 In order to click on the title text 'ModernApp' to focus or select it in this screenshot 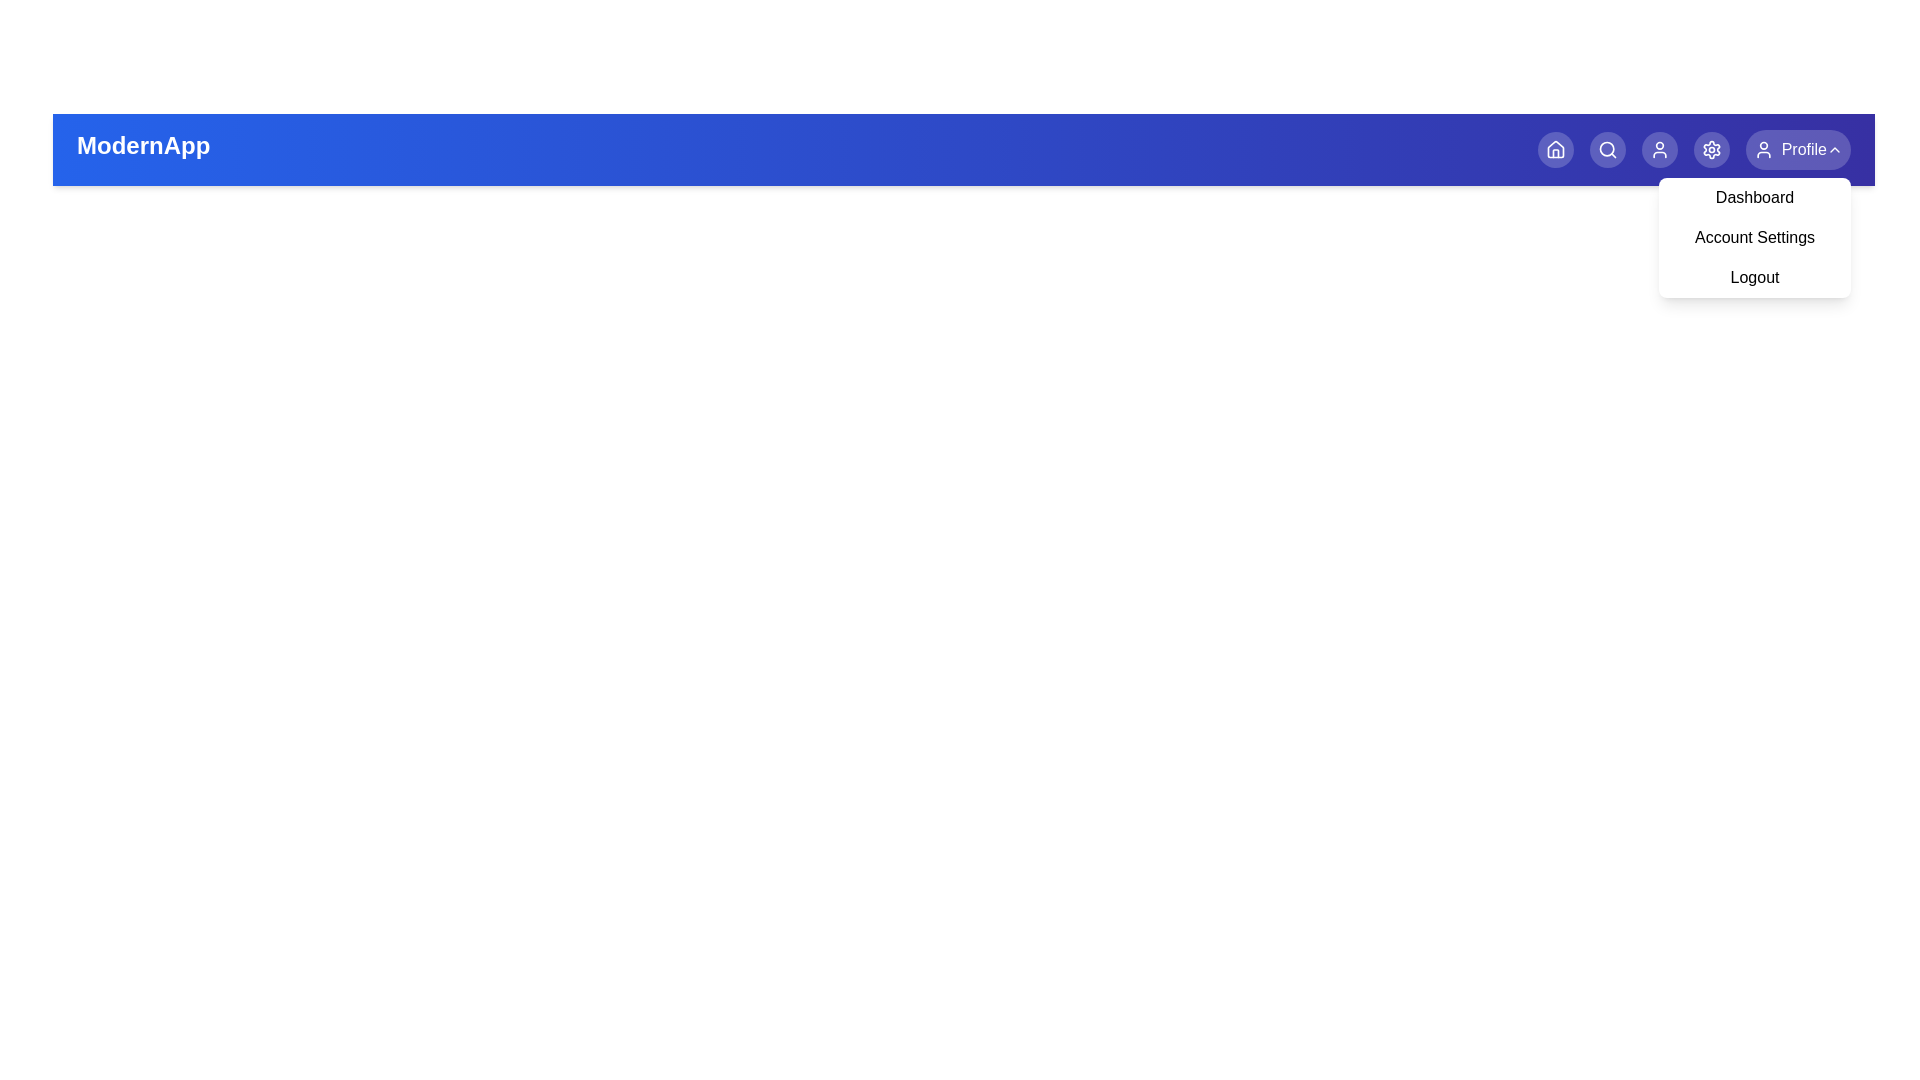, I will do `click(142, 149)`.